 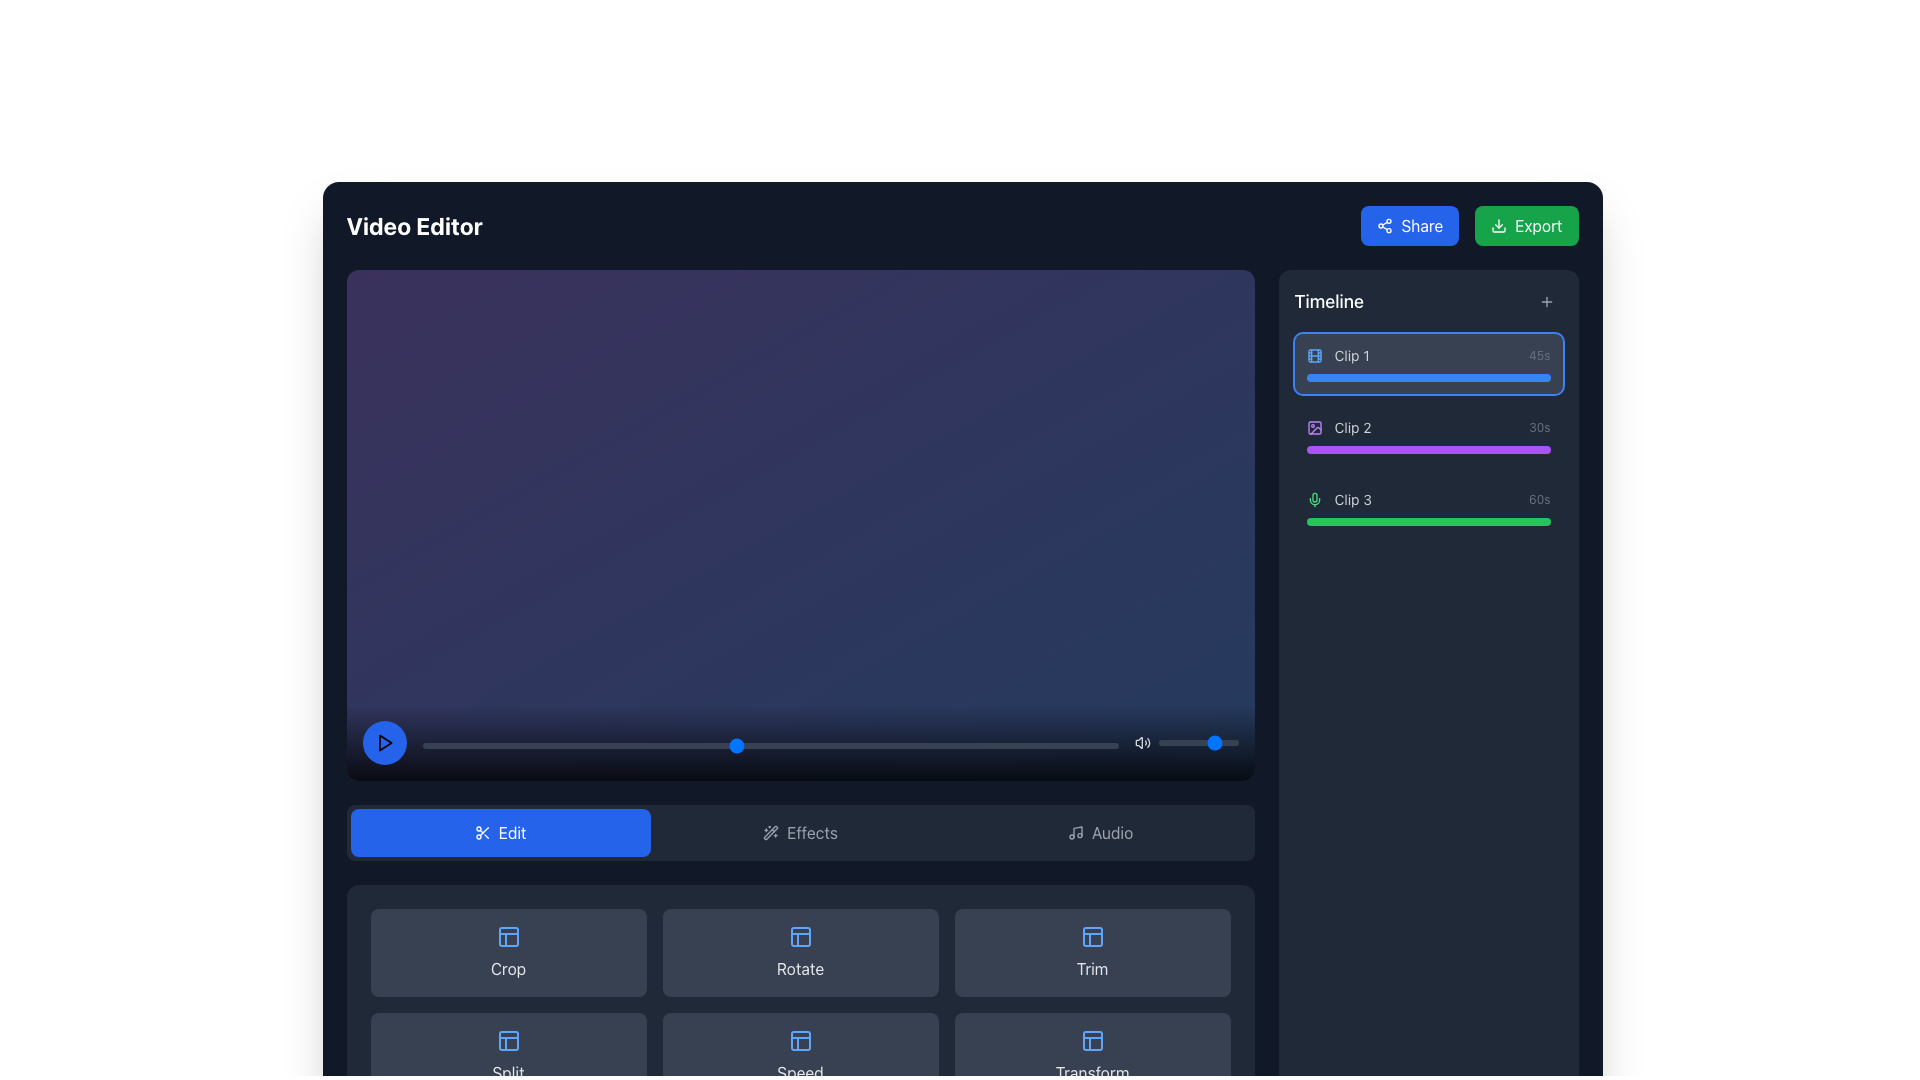 What do you see at coordinates (1314, 496) in the screenshot?
I see `the top section of the microphone icon located in the timeline section adjacent to the label 'Clip 3'` at bounding box center [1314, 496].